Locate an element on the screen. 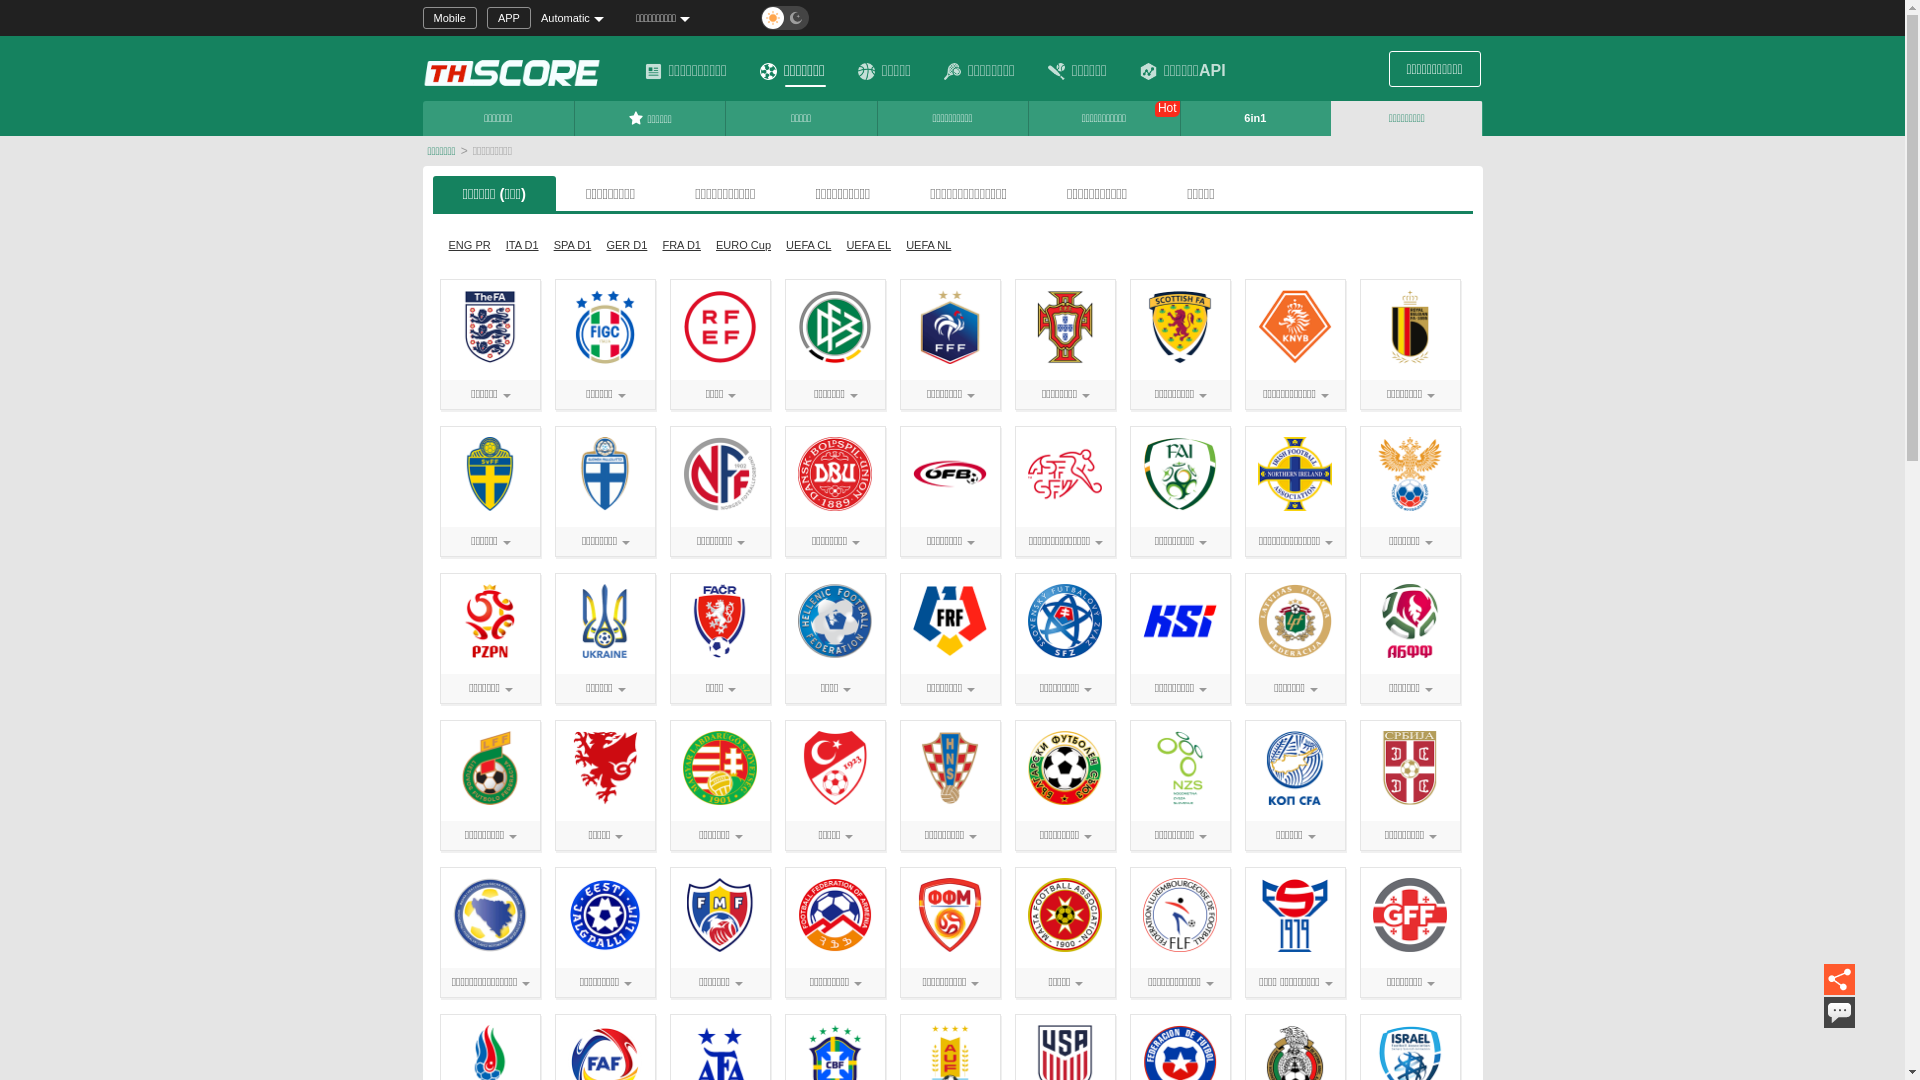 This screenshot has width=1920, height=1080. 'UEFA EL' is located at coordinates (868, 244).